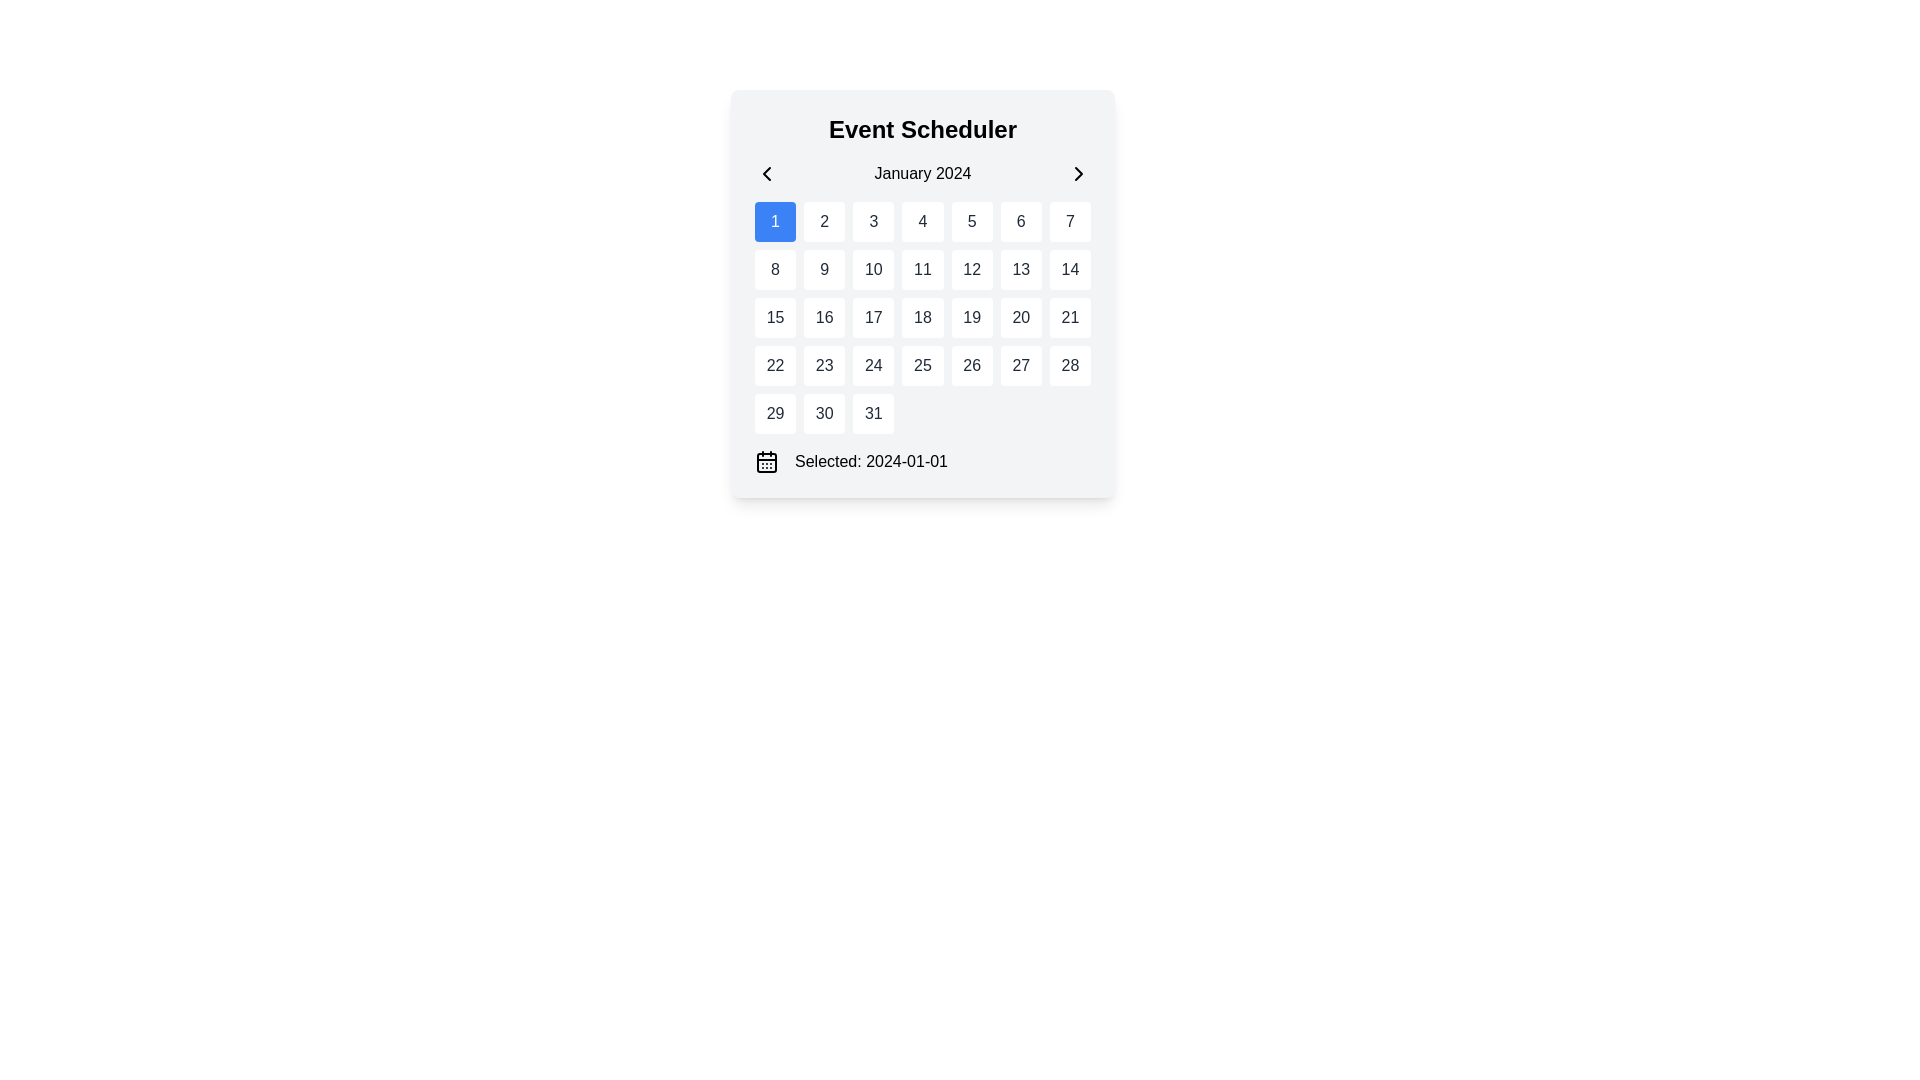 This screenshot has height=1080, width=1920. I want to click on the square button labeled '5' with a white background and gray text, so click(971, 222).